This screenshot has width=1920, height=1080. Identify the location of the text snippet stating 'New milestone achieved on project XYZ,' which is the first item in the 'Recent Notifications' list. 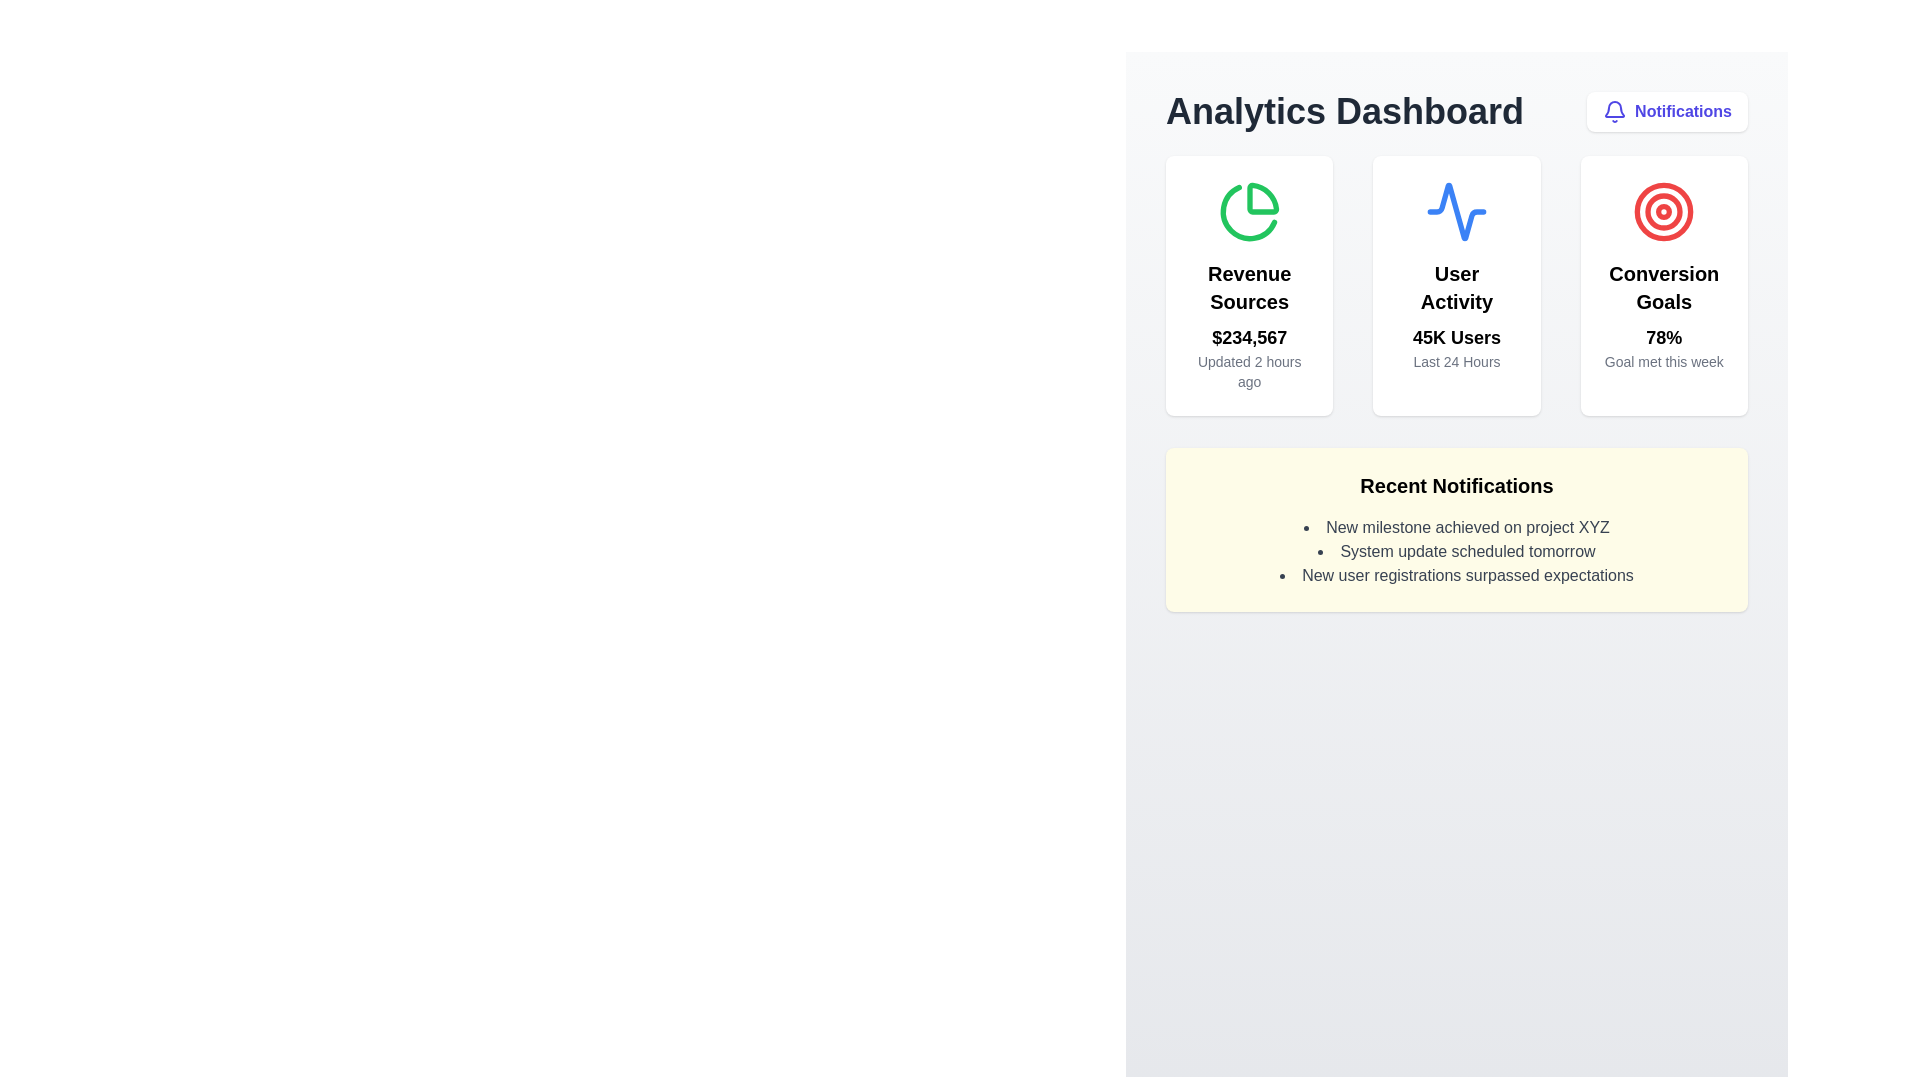
(1457, 527).